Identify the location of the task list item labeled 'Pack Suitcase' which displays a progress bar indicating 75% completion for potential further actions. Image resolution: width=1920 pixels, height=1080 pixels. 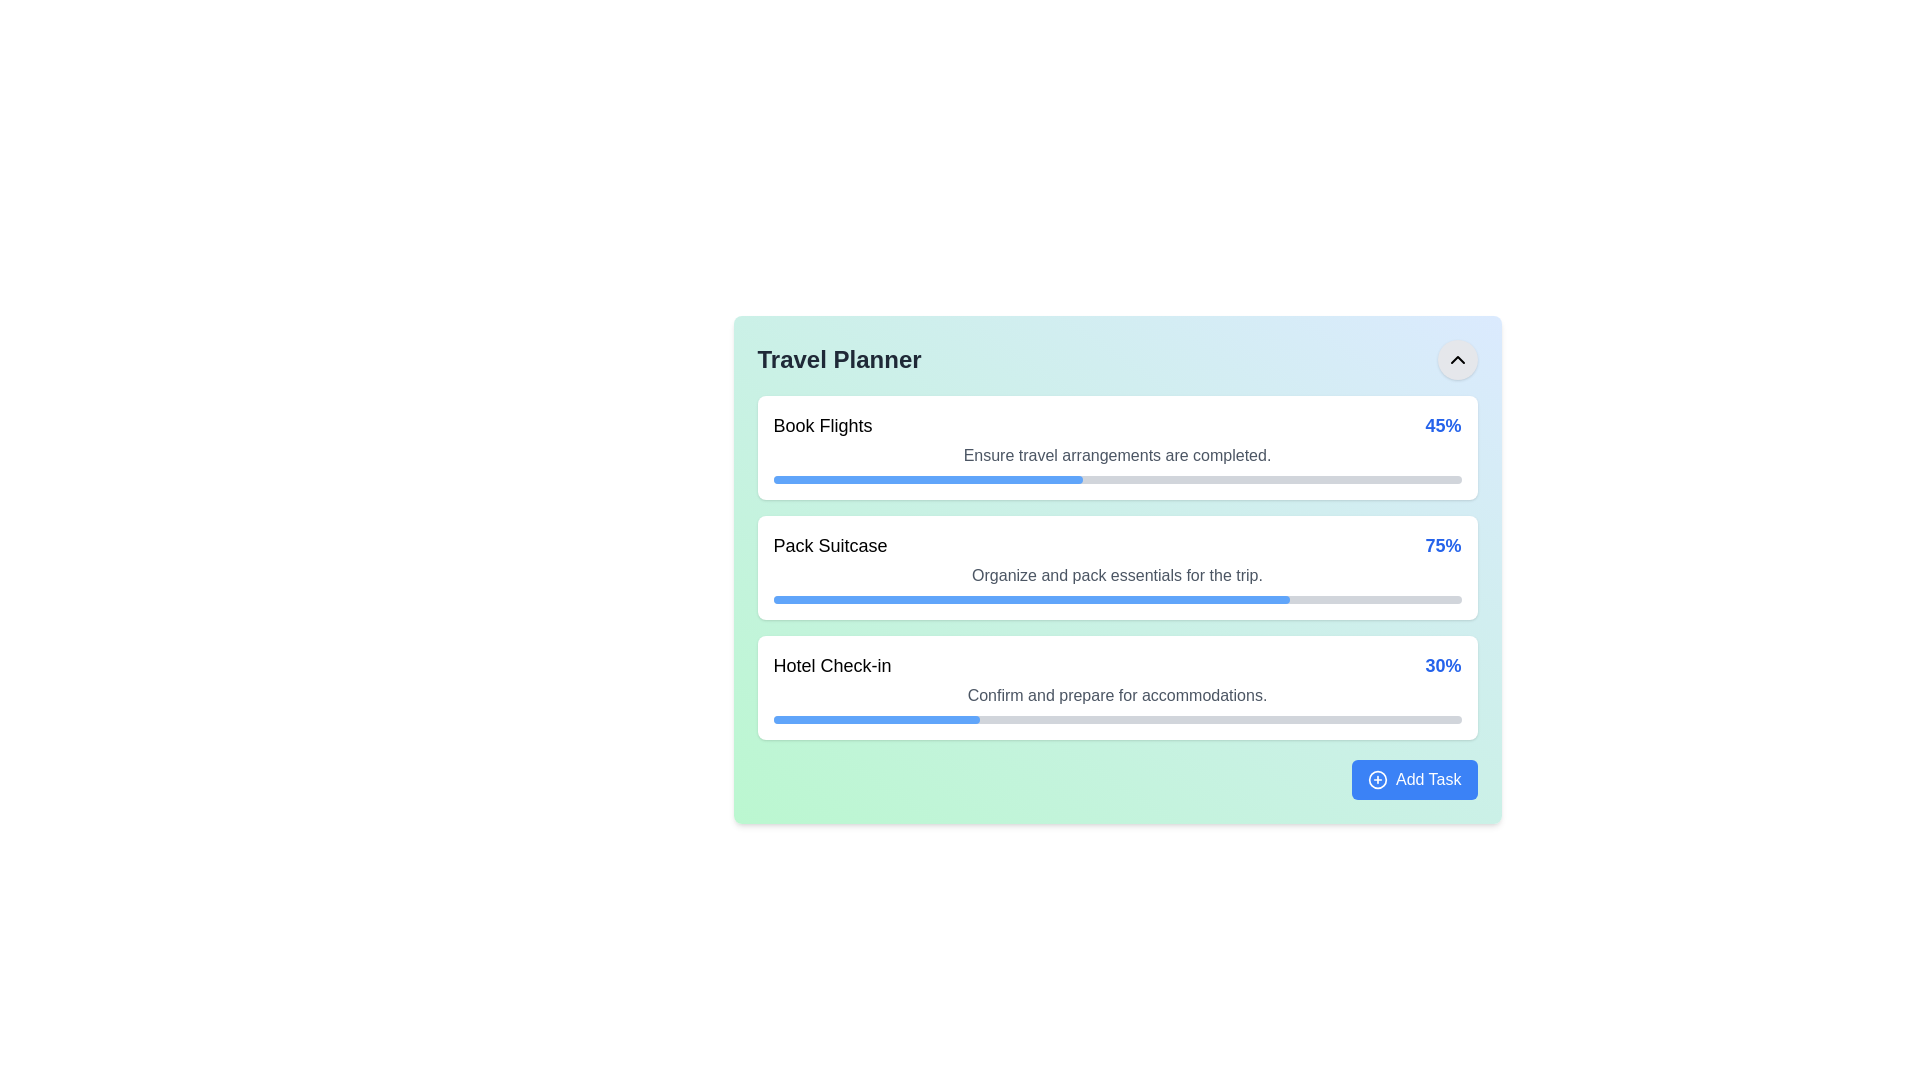
(1116, 567).